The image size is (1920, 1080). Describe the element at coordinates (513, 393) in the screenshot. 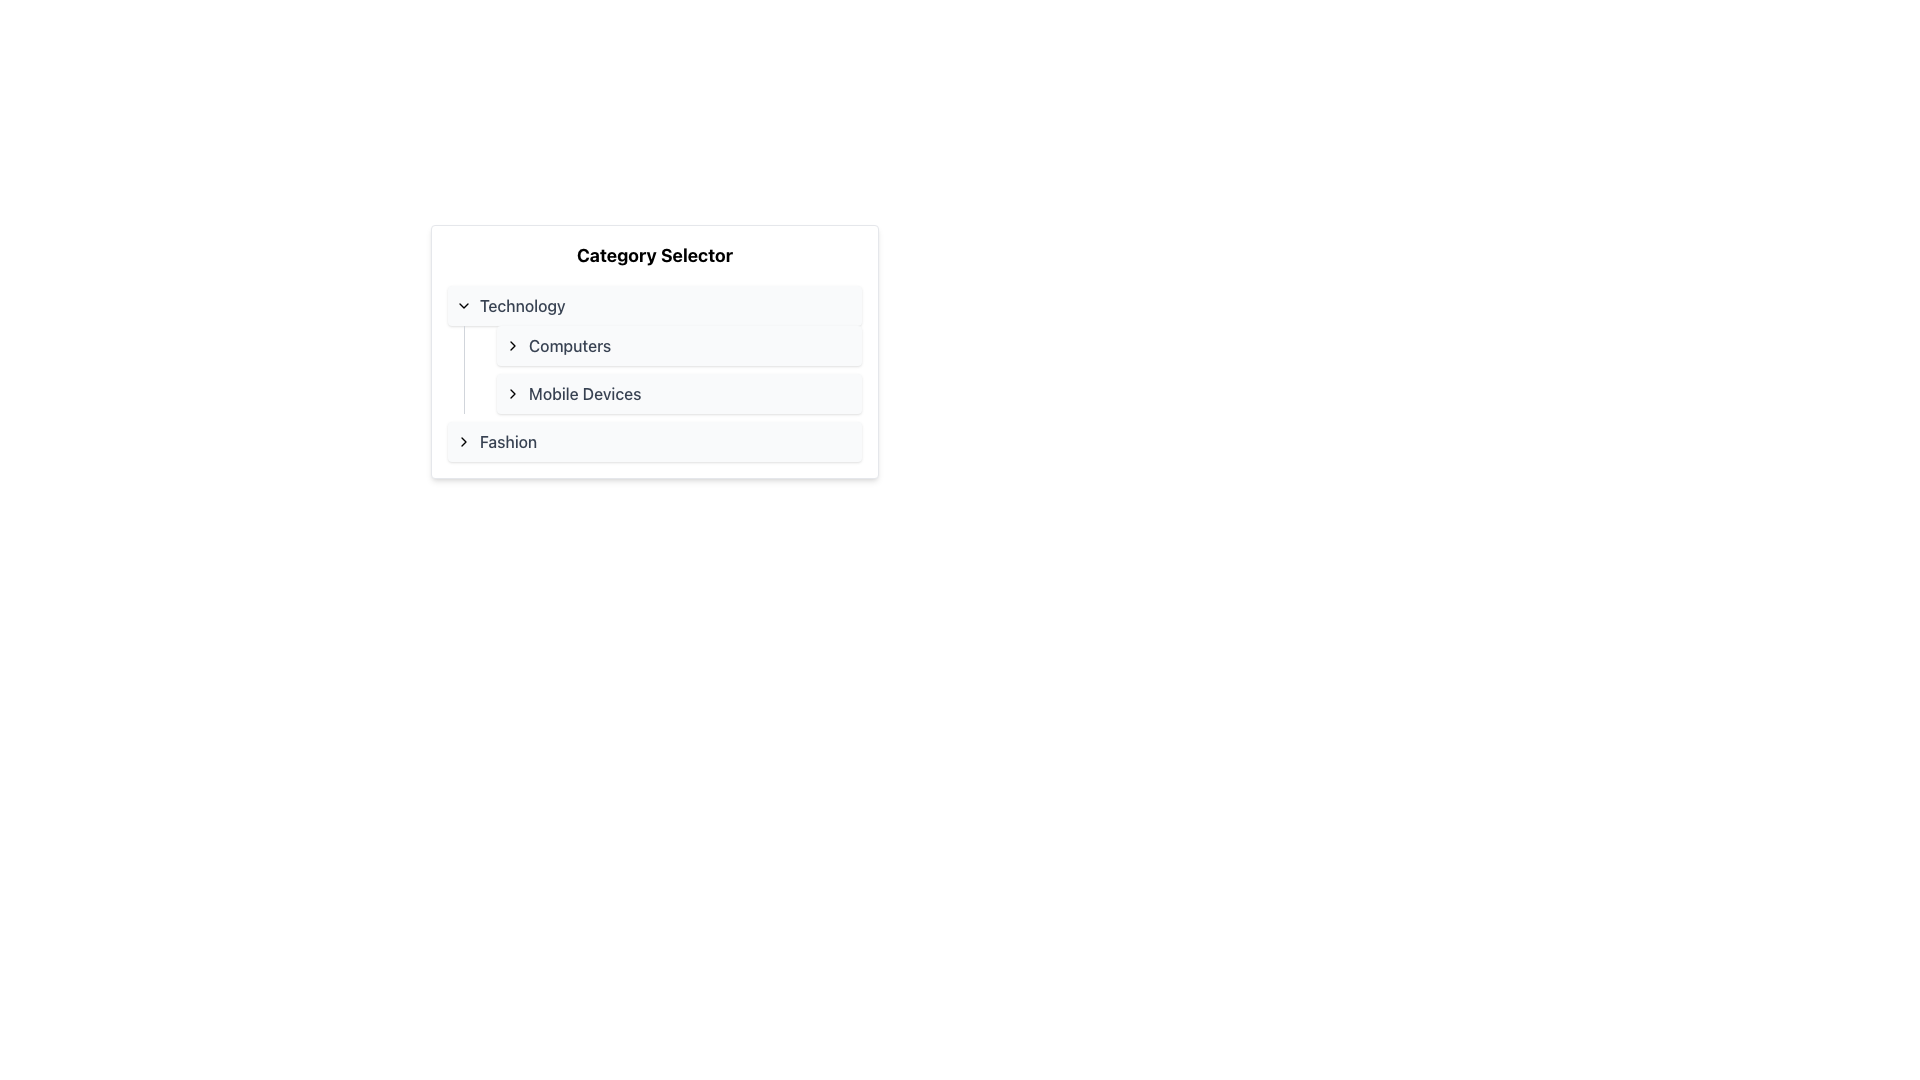

I see `the small chevron icon pointing to the right, located on the left side of the 'Mobile Devices' text label` at that location.